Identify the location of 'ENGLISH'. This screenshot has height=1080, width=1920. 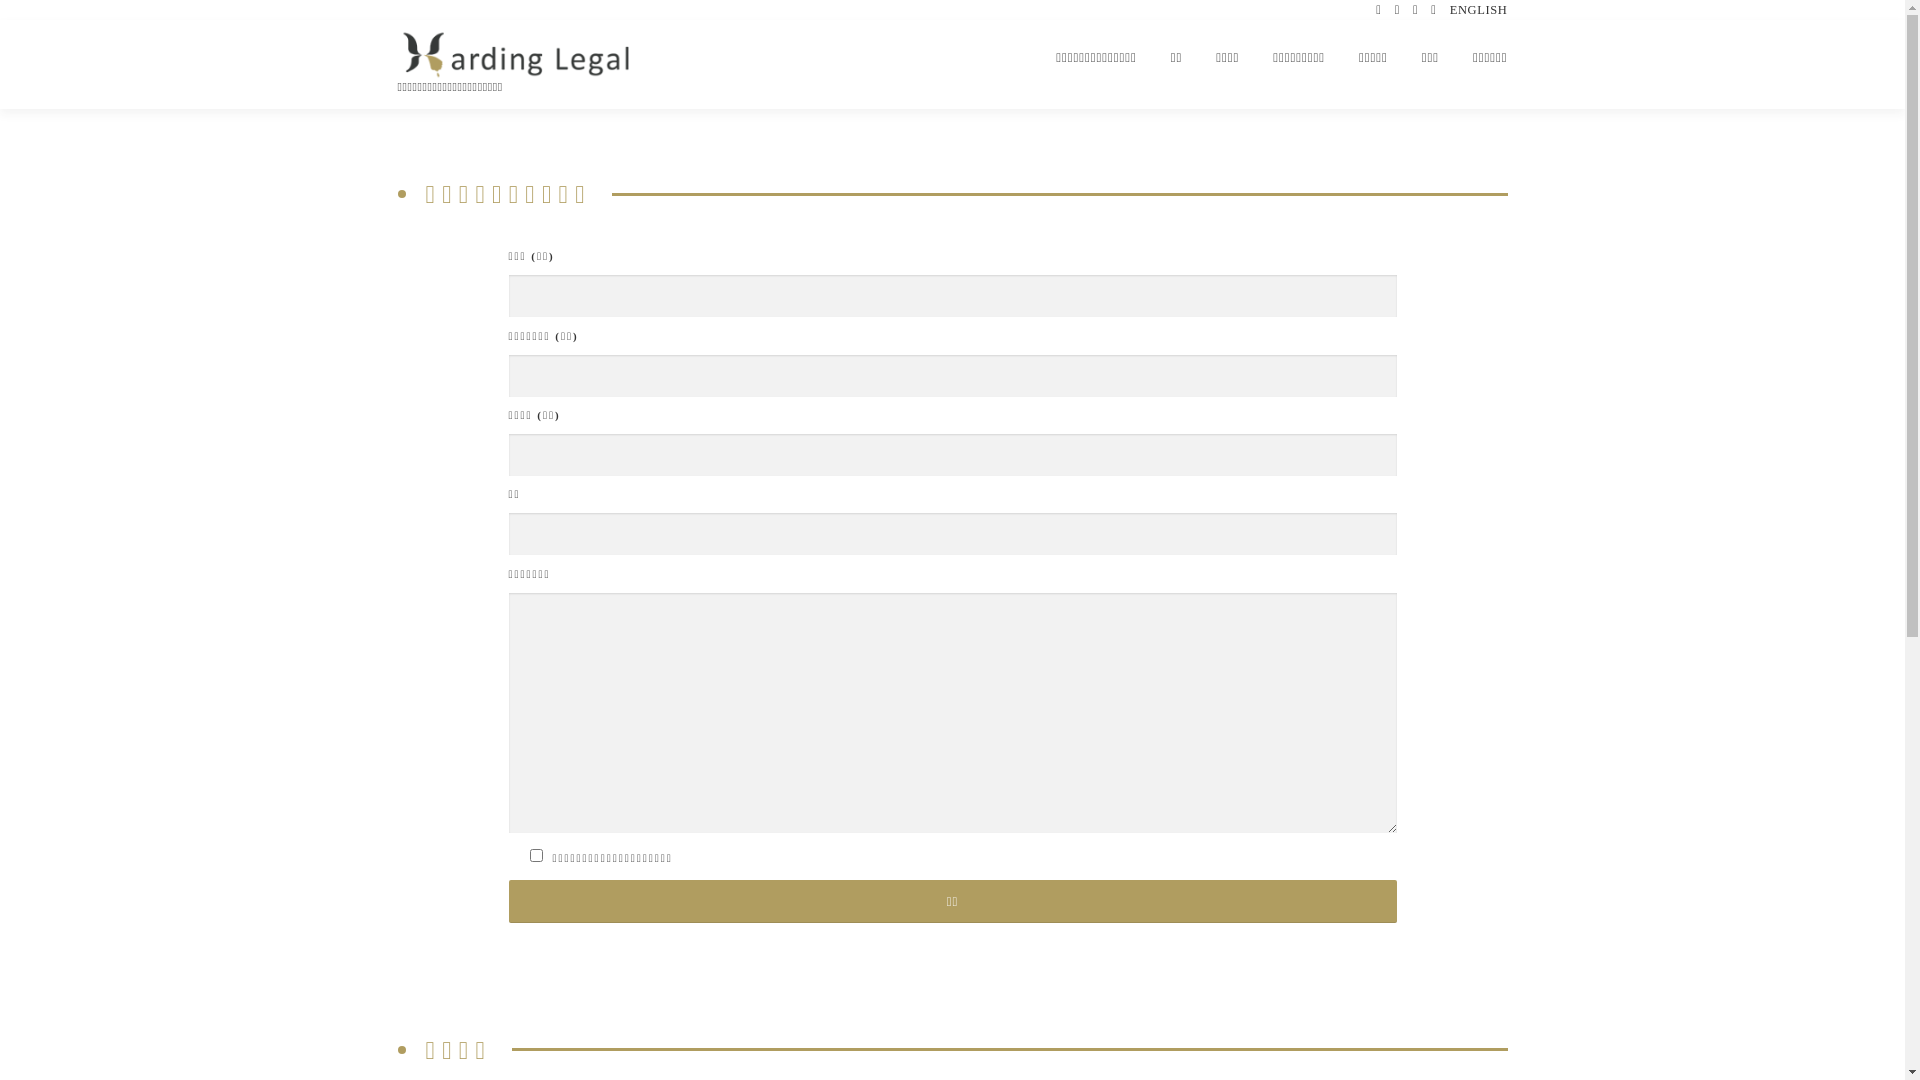
(1478, 10).